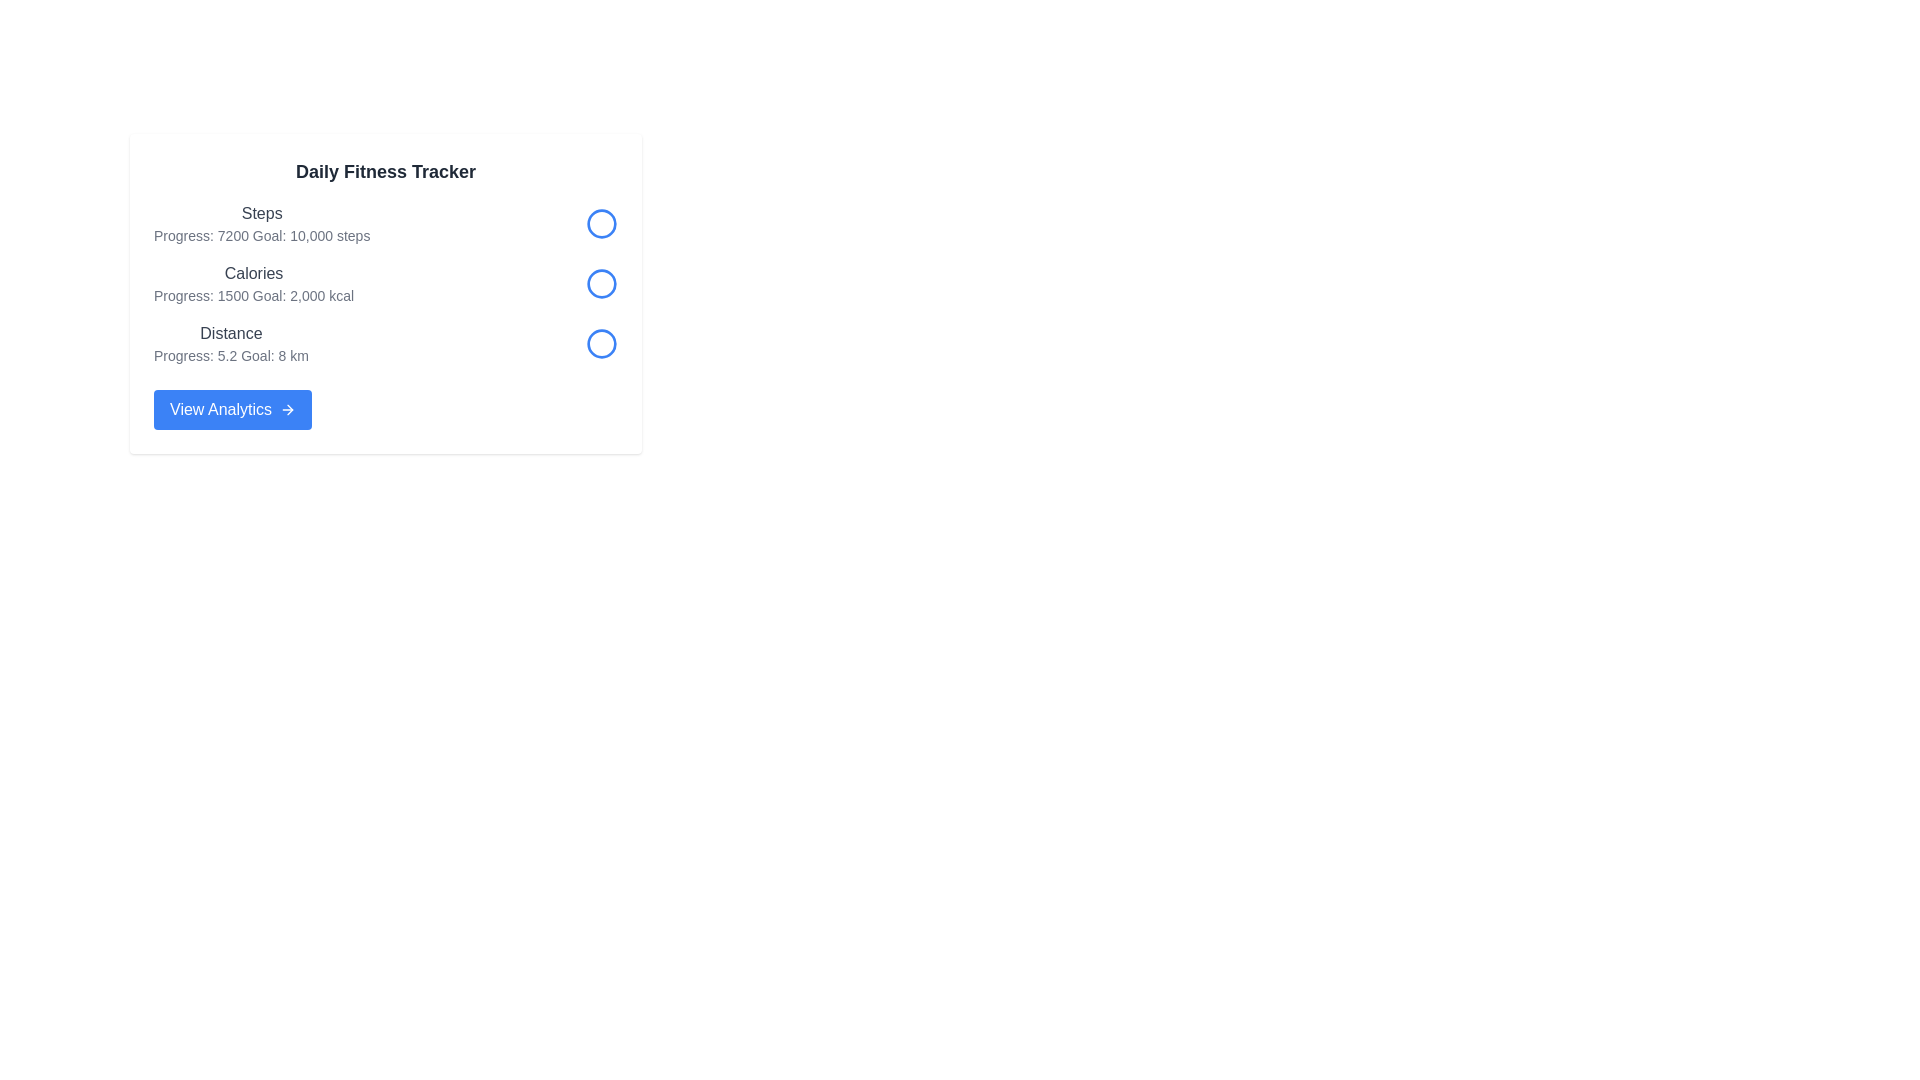 This screenshot has height=1080, width=1920. What do you see at coordinates (253, 273) in the screenshot?
I see `the Text Label that categorizes calorie tracking, which displays 'Calories Progress: 1500 Goal: 2,000 kcal'` at bounding box center [253, 273].